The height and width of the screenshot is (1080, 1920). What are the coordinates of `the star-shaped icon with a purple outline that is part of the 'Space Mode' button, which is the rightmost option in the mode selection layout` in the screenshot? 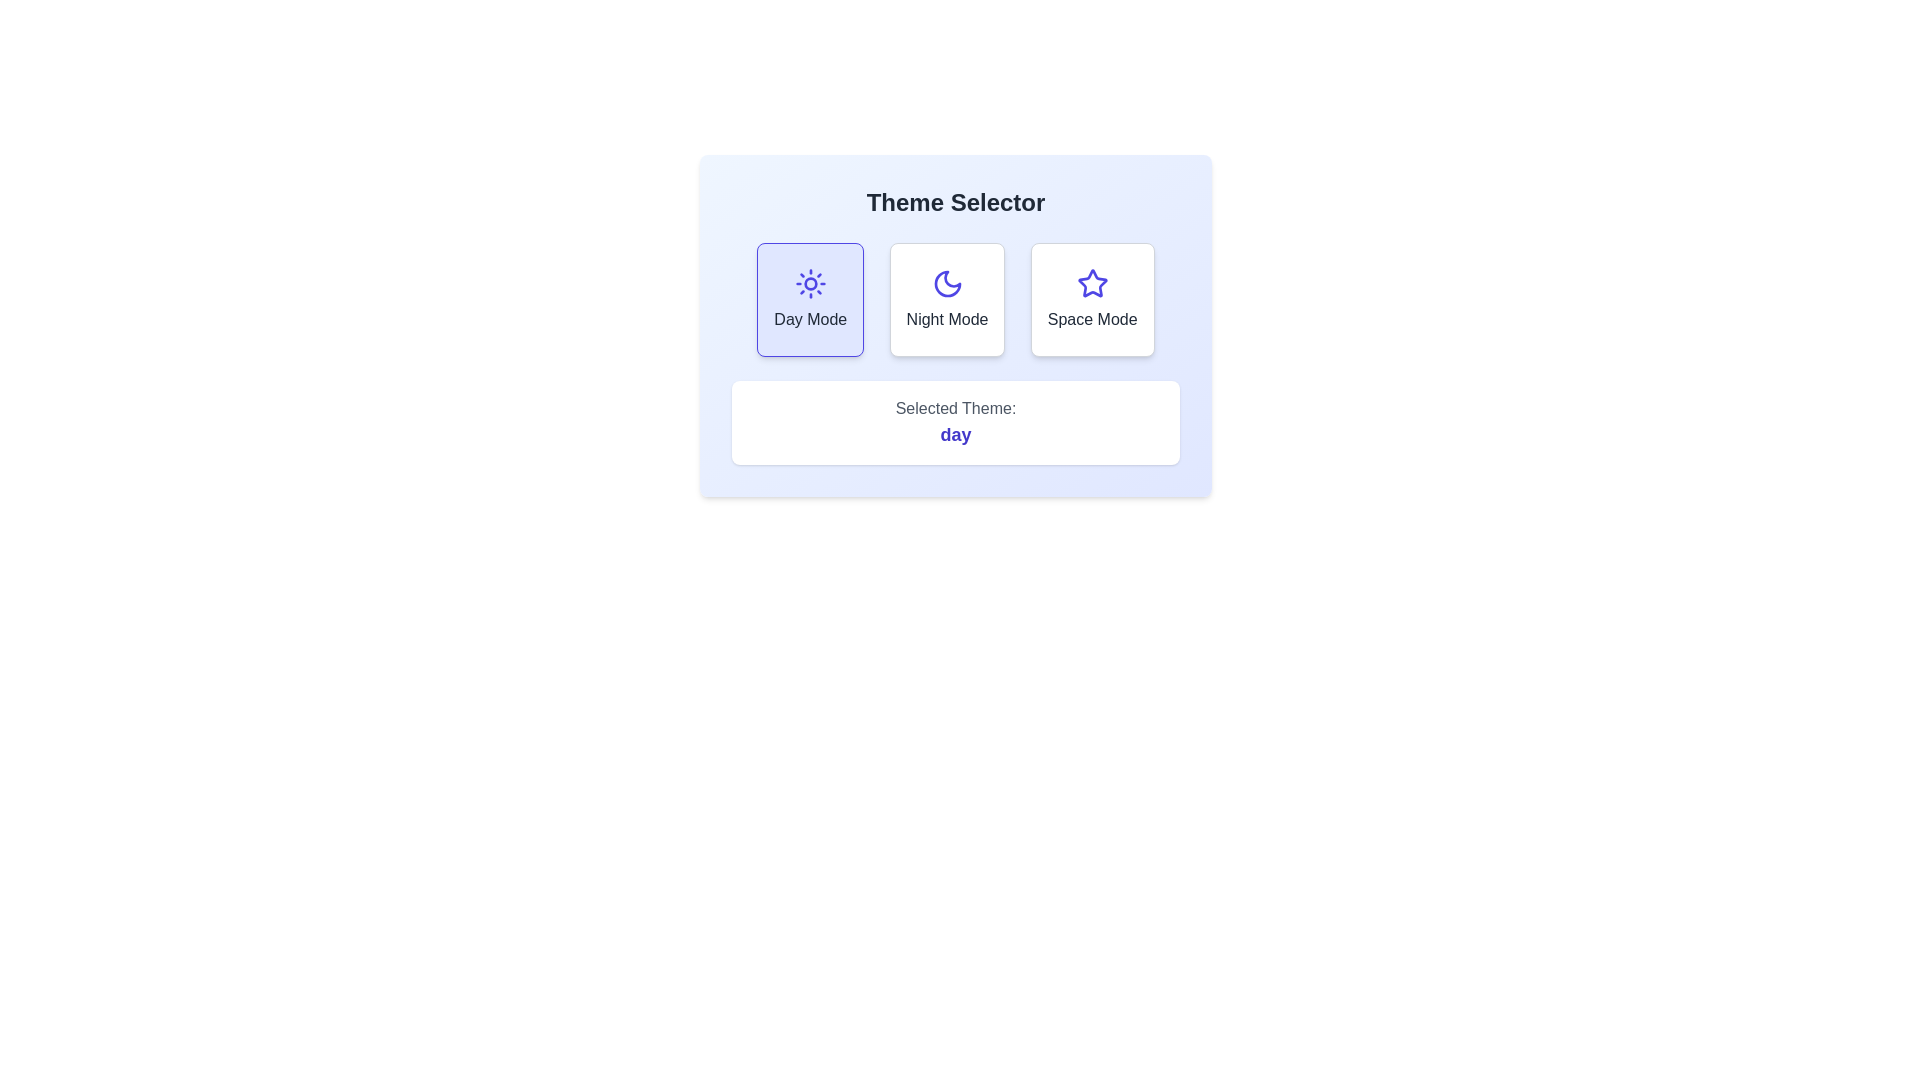 It's located at (1091, 284).